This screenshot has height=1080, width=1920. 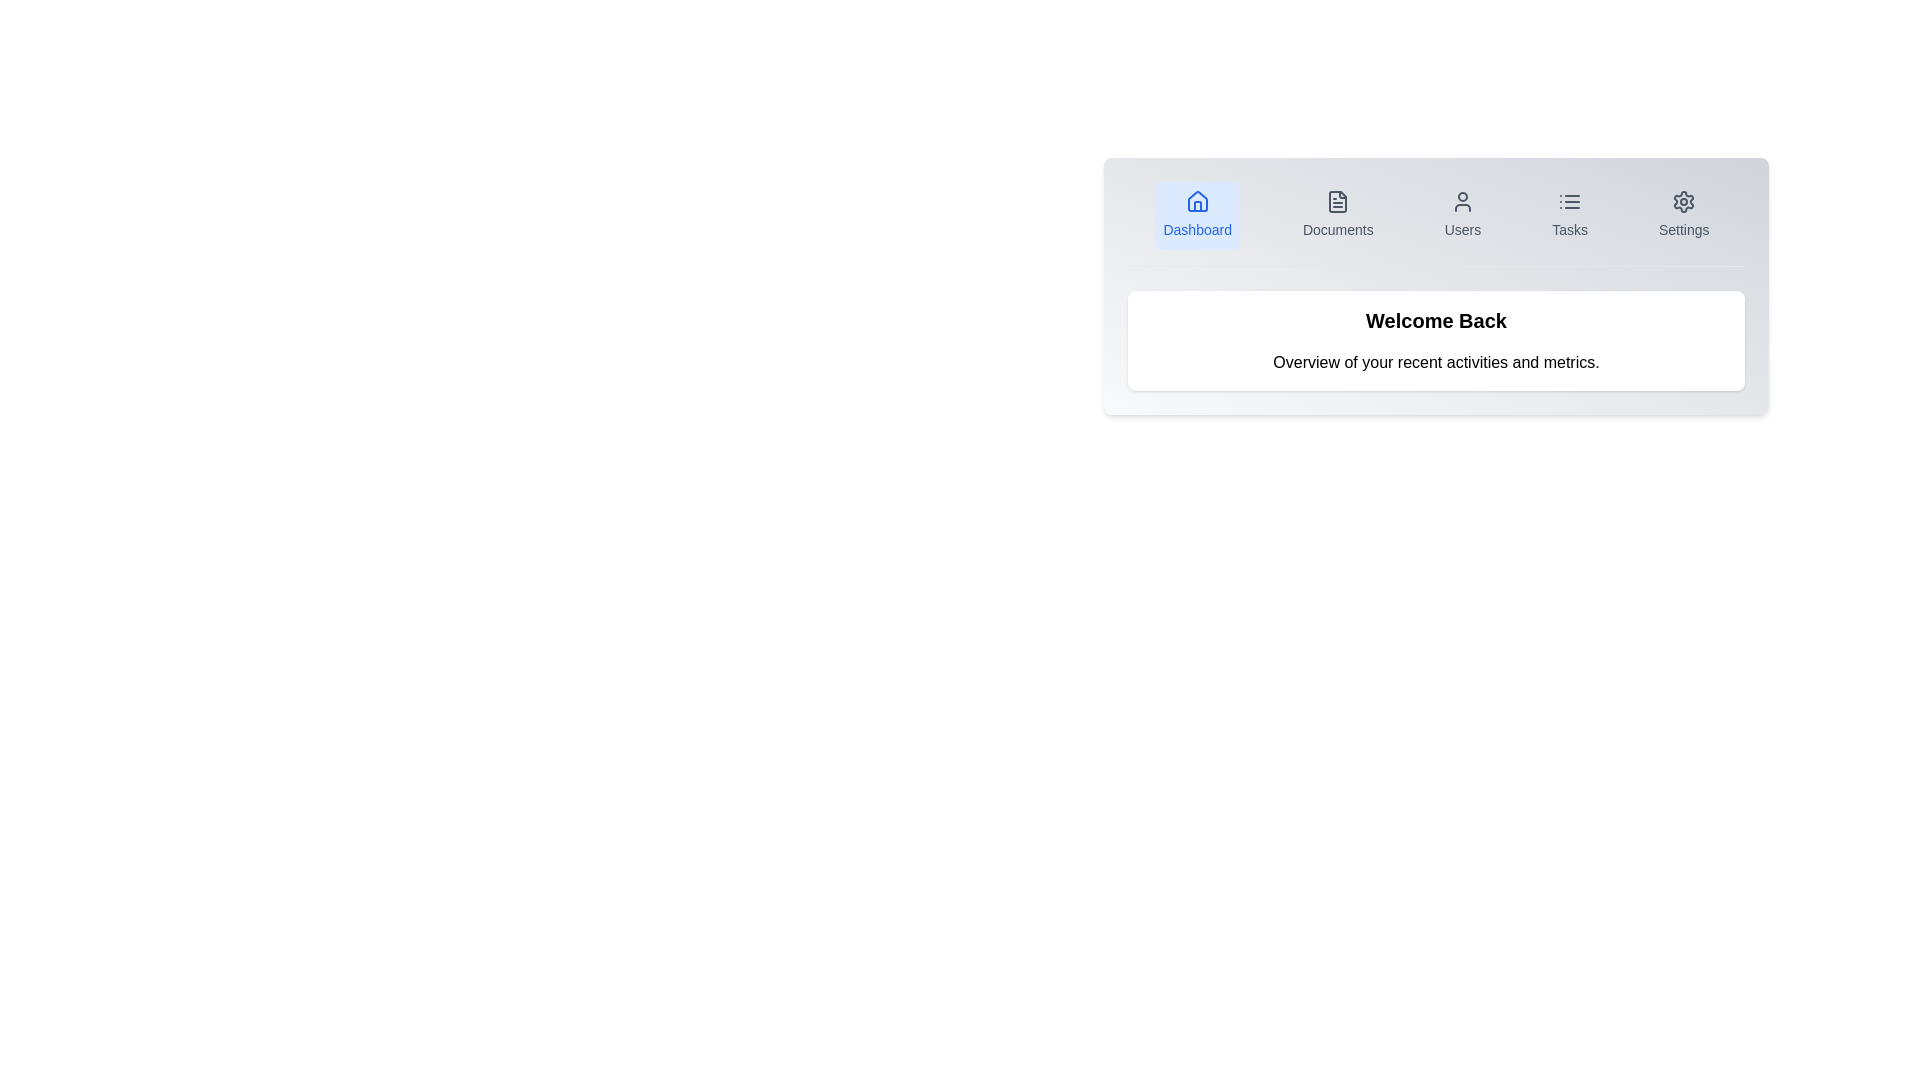 I want to click on the 'Tasks' navigation button icon, which is centered above its text label and is the fourth item in the navigation sequence, so click(x=1568, y=201).